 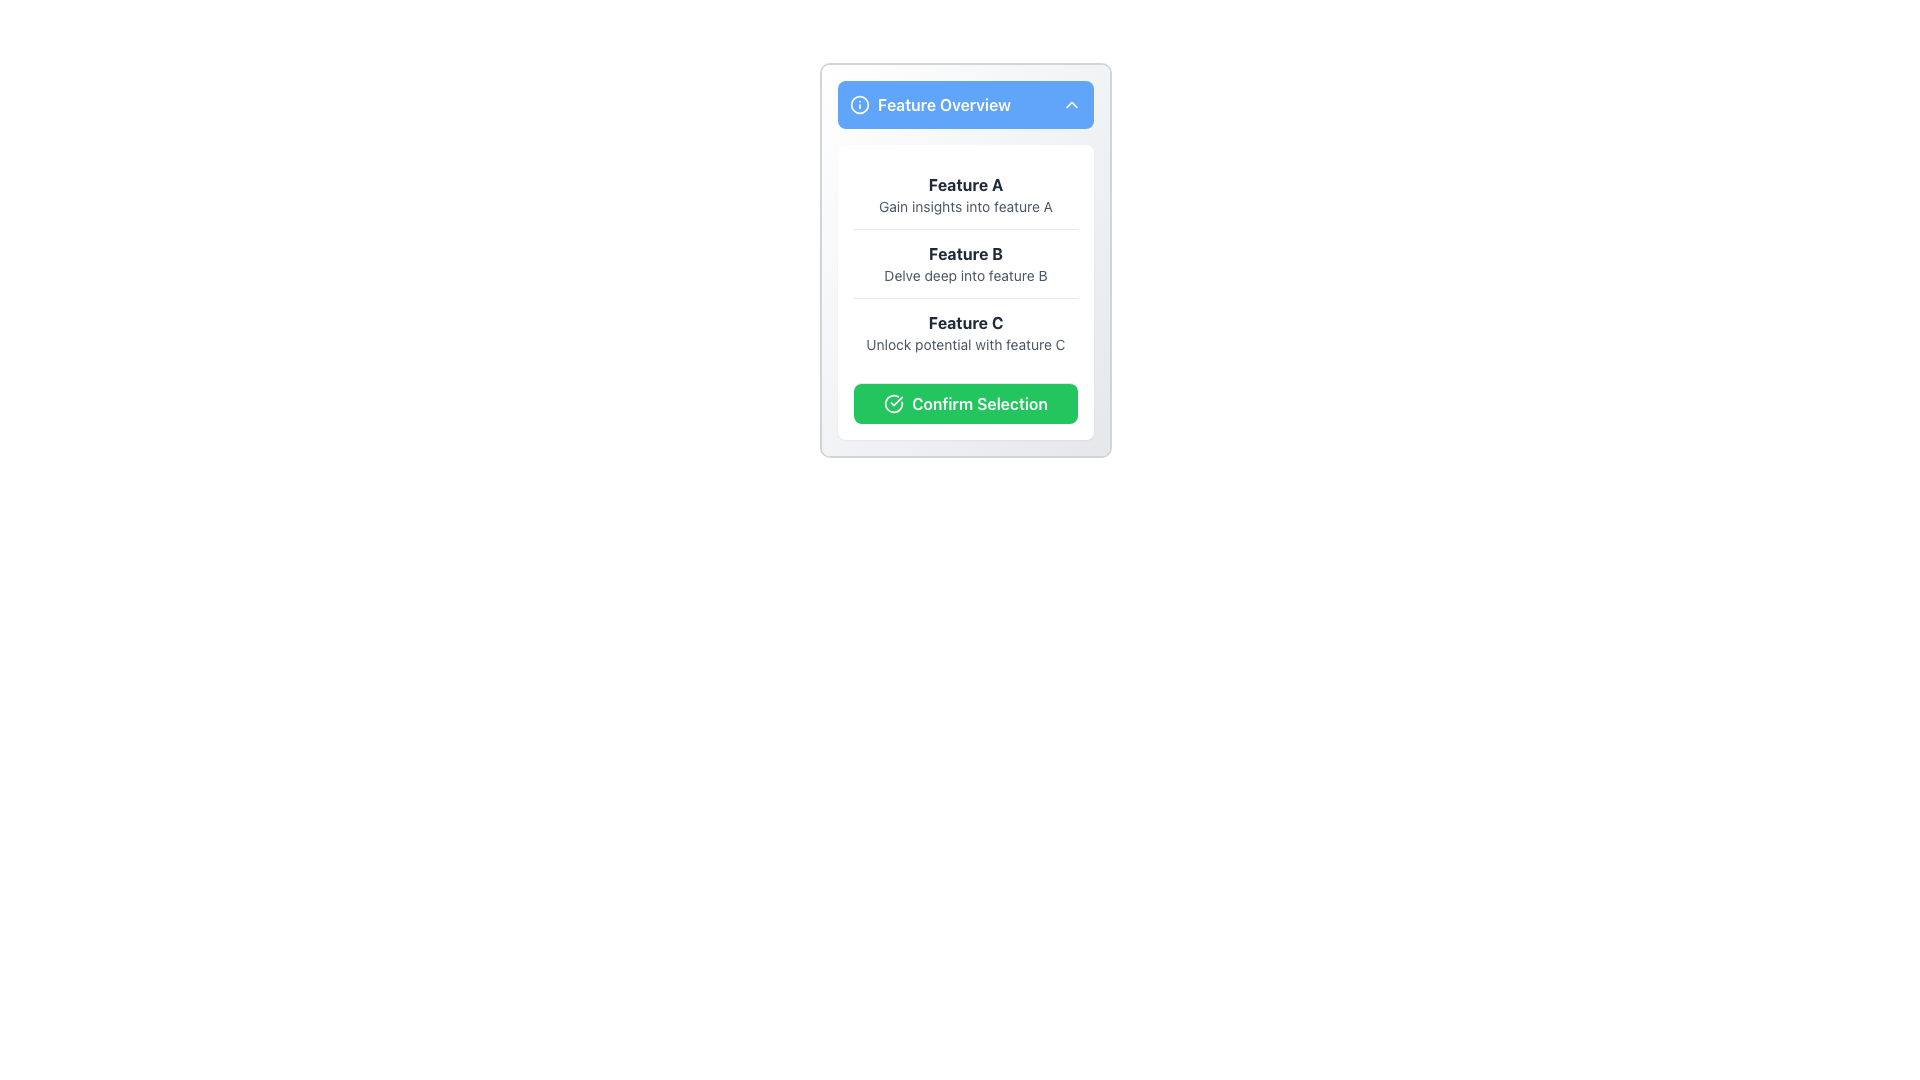 I want to click on the informational text block that presents information about 'Feature A', located just below the header labeled 'Feature Overview', so click(x=965, y=195).